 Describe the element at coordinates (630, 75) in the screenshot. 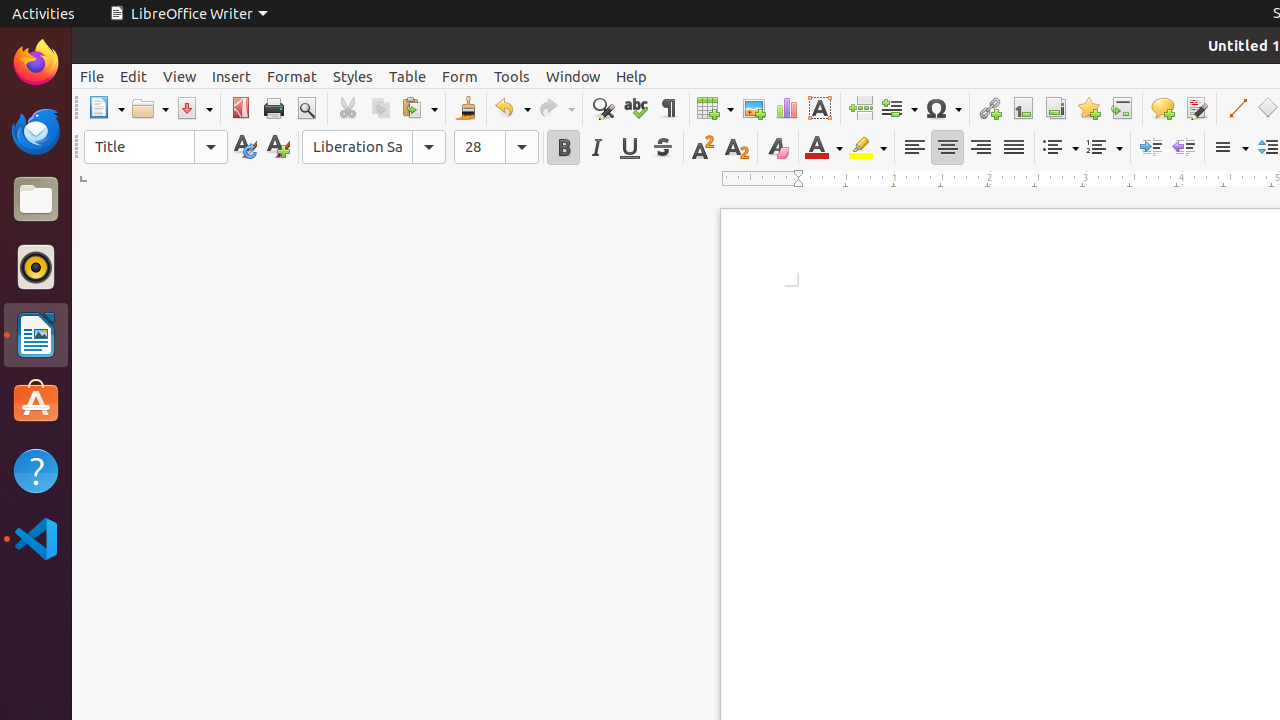

I see `'Help'` at that location.